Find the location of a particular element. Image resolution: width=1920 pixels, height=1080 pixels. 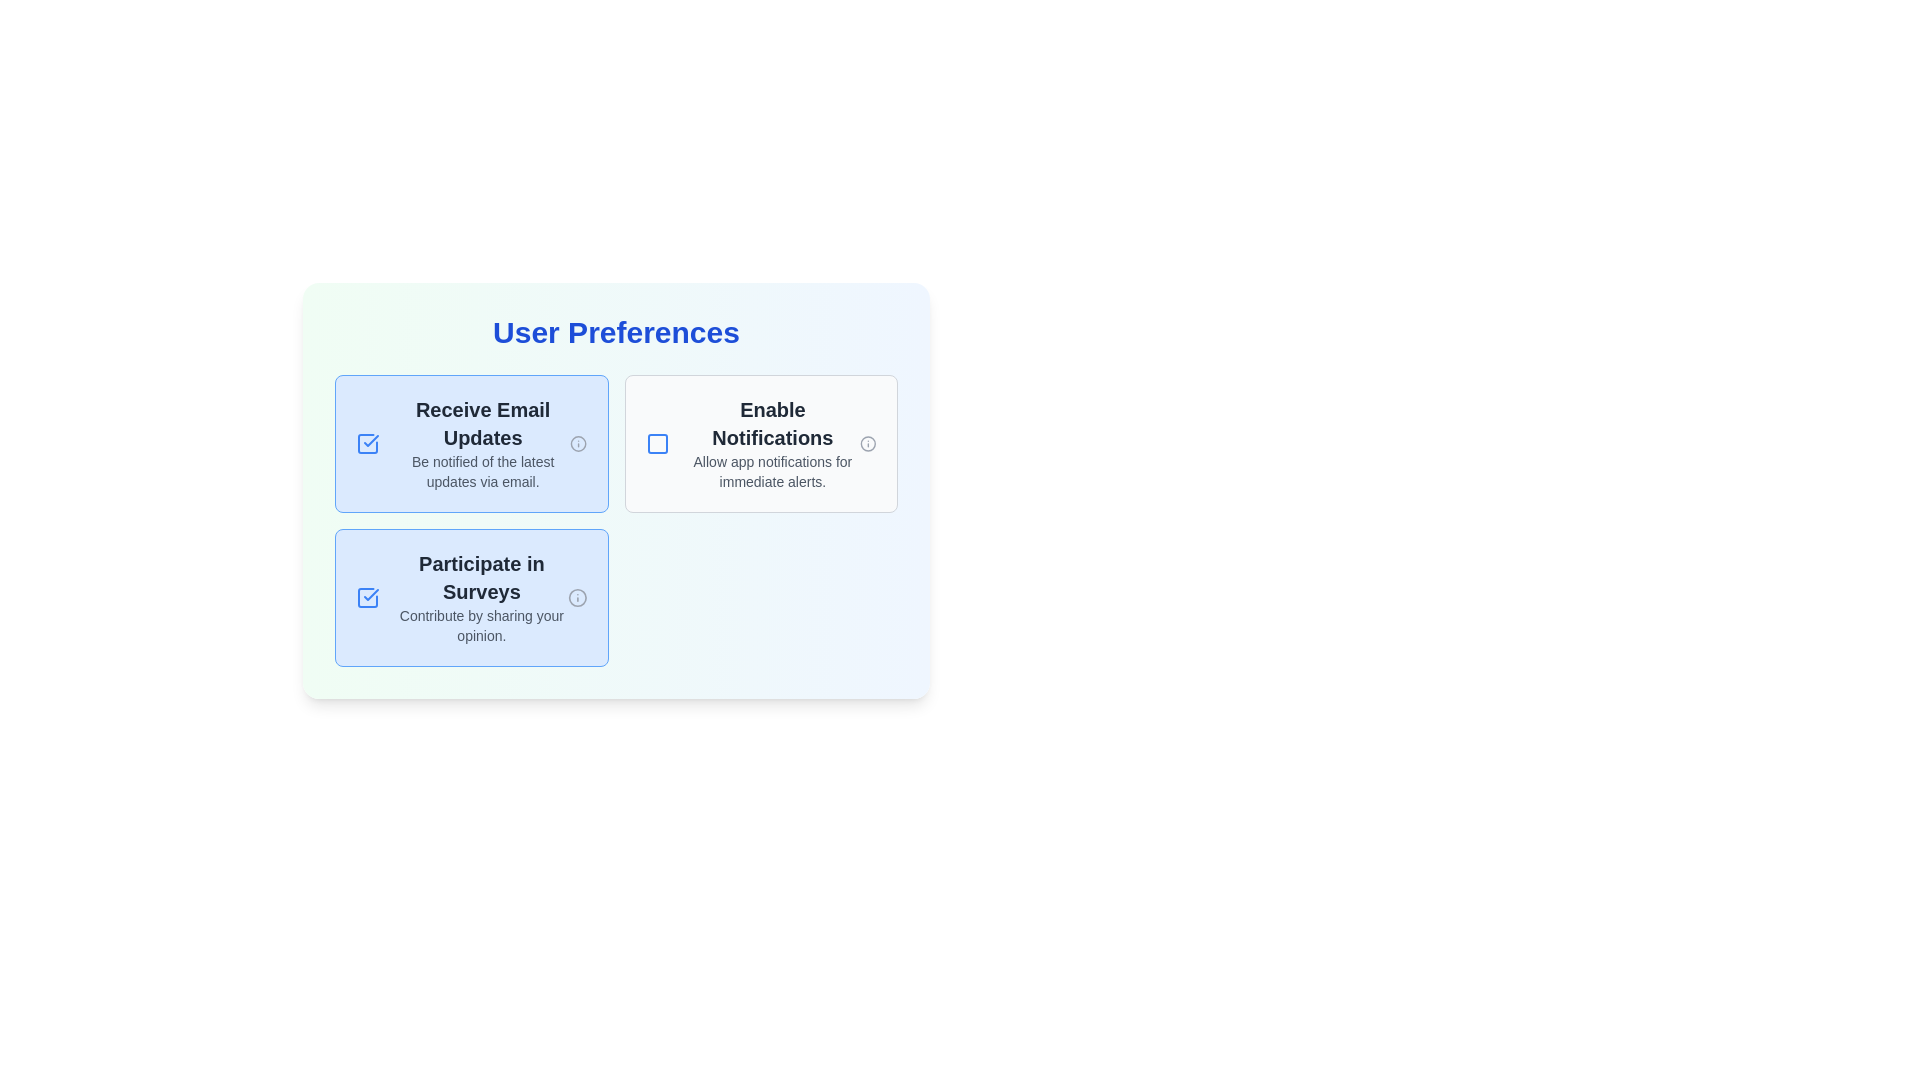

the grid layout that organizes selectable preference options within the 'User Preferences' section to interact with the checkboxes is located at coordinates (615, 519).